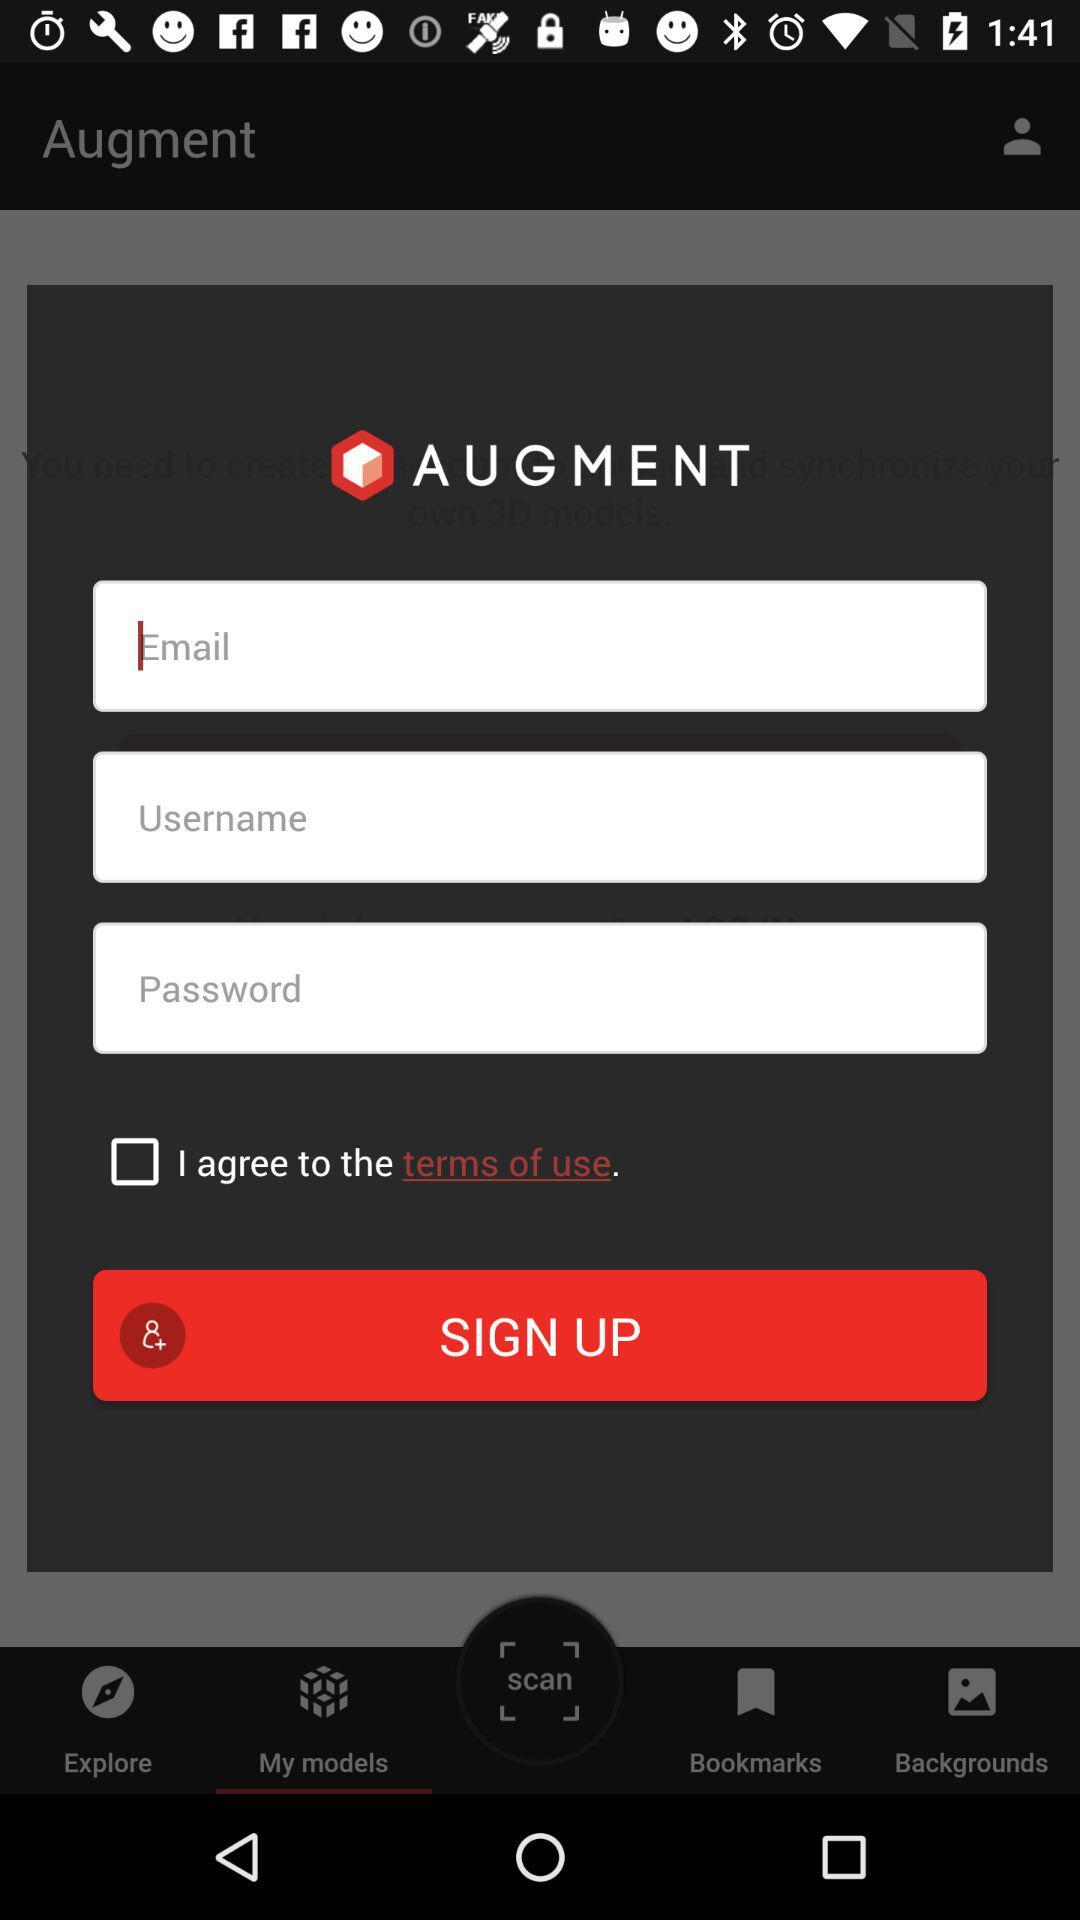 The height and width of the screenshot is (1920, 1080). What do you see at coordinates (540, 1335) in the screenshot?
I see `sign up item` at bounding box center [540, 1335].